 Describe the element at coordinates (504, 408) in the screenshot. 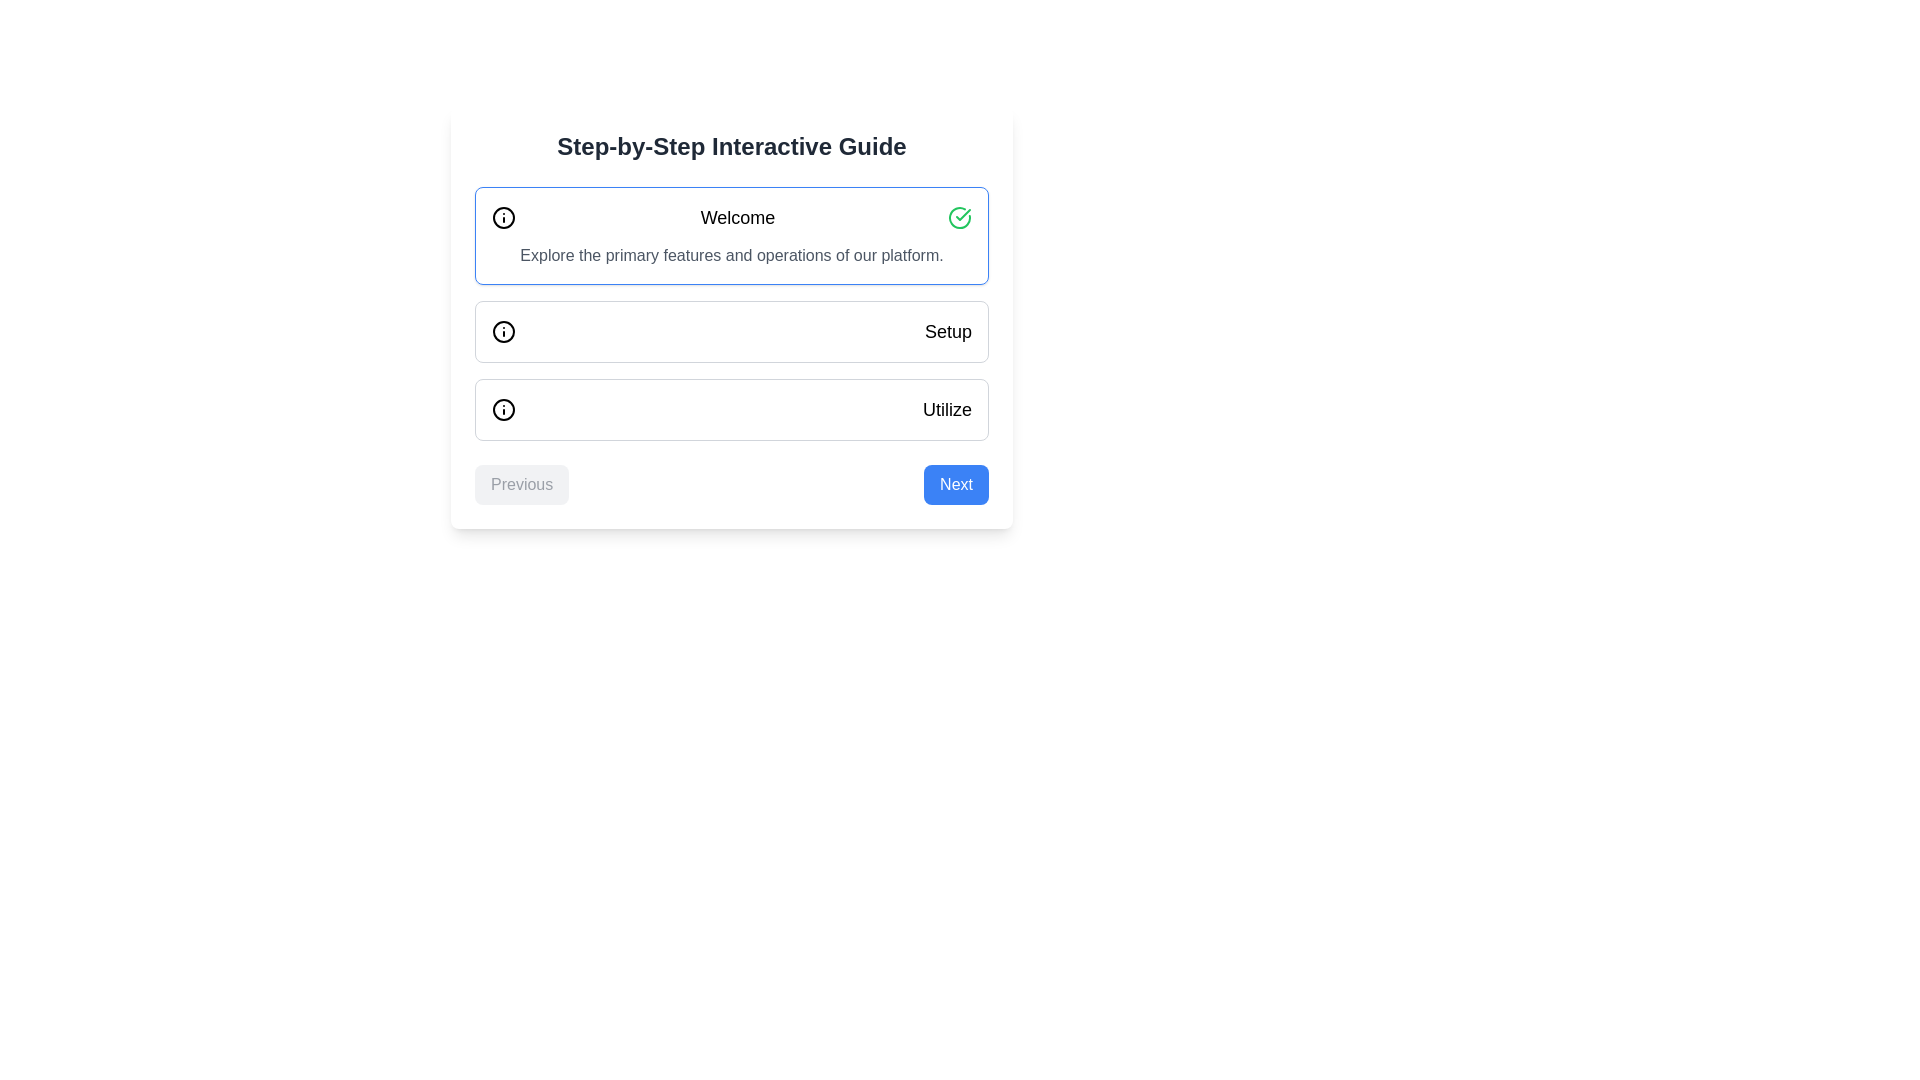

I see `the informational SVG Icon located on the left side of the 'Utilize' text element within the bottom row of the interactive guide box` at that location.